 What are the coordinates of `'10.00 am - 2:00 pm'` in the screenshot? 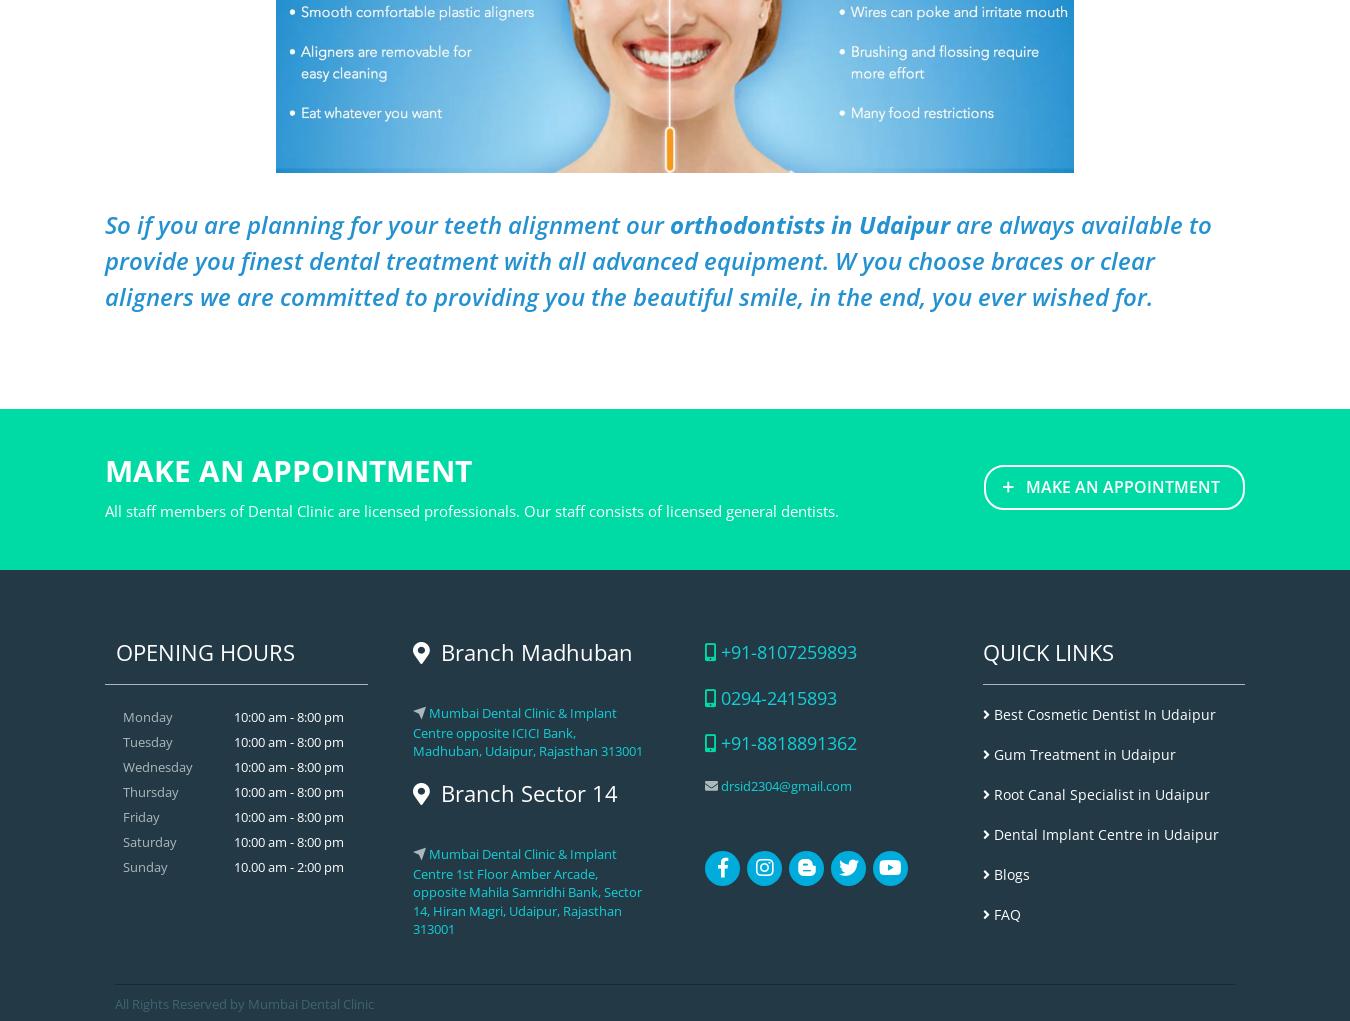 It's located at (286, 866).